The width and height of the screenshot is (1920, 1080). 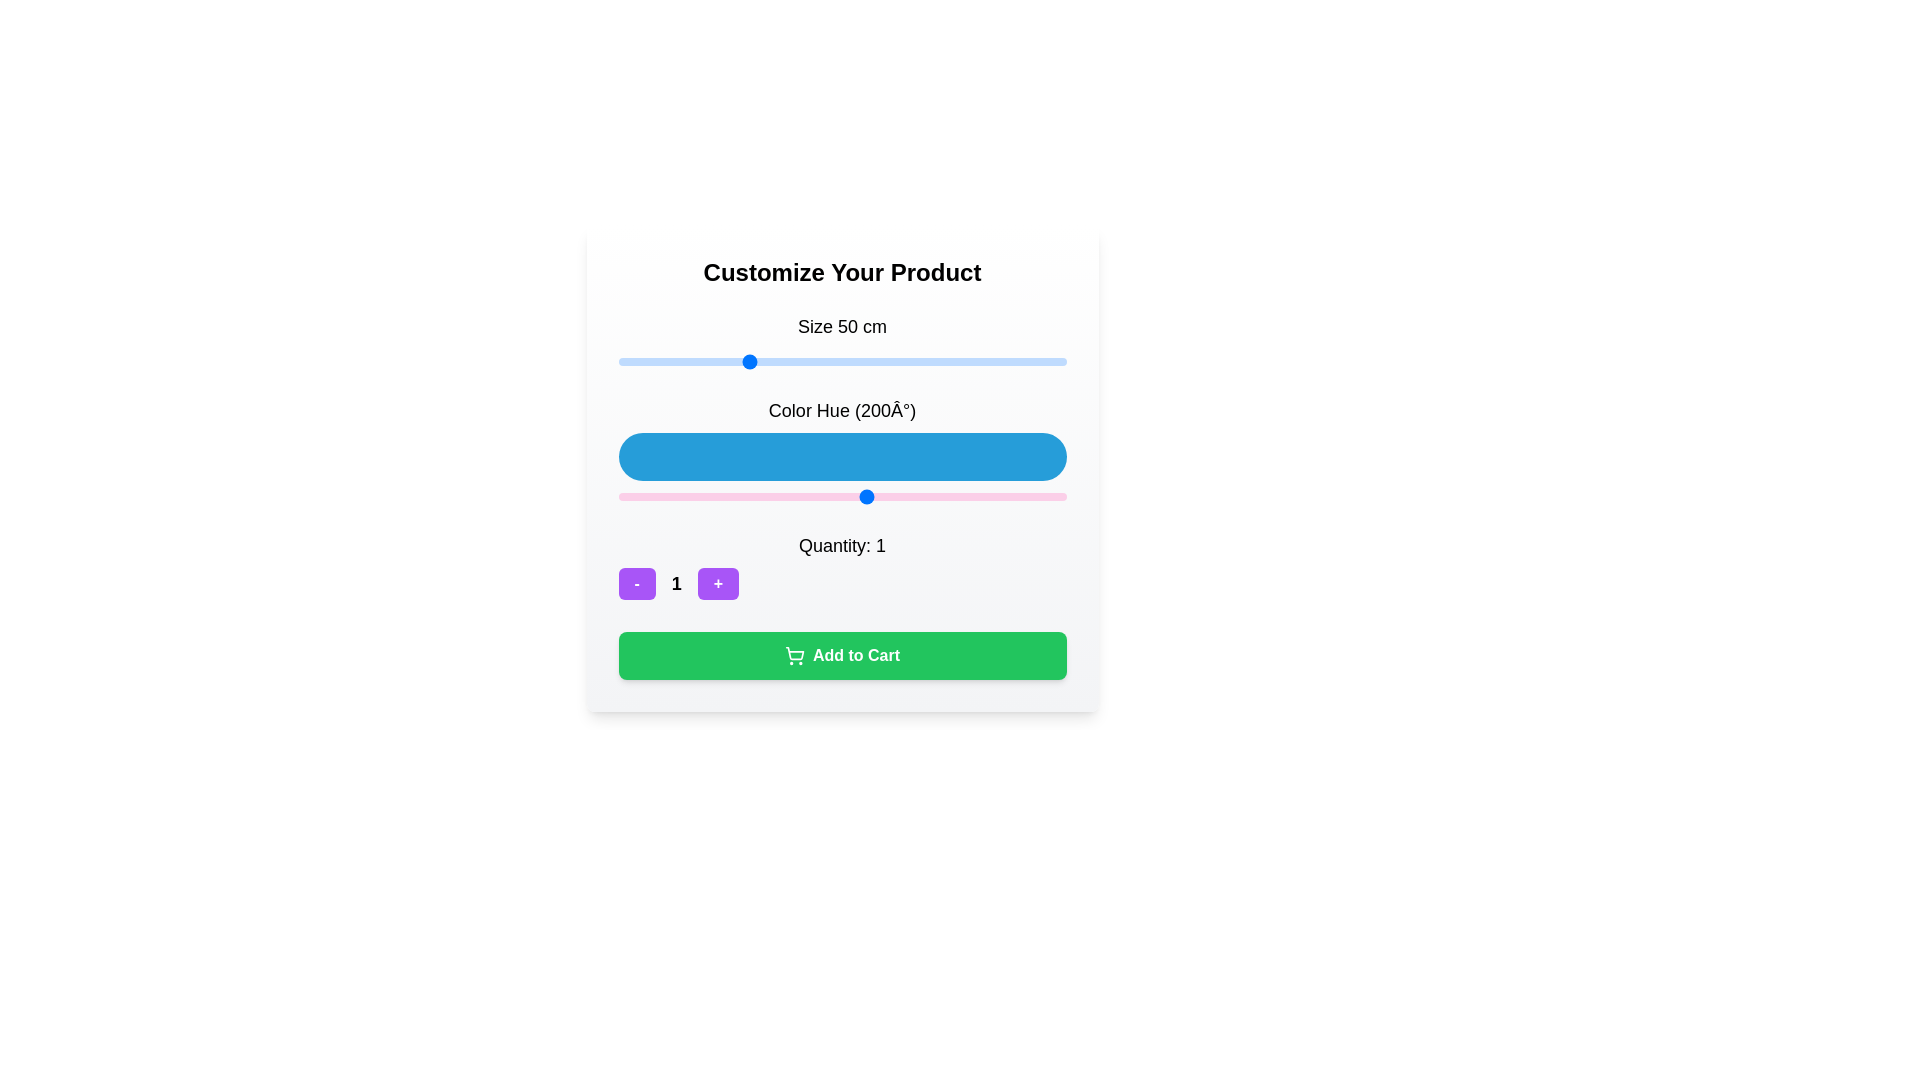 I want to click on the bold, black number '1' display text, which is positioned between the '-' button on the left and the '+' button on the right, in the lower central region of the interface, so click(x=676, y=583).